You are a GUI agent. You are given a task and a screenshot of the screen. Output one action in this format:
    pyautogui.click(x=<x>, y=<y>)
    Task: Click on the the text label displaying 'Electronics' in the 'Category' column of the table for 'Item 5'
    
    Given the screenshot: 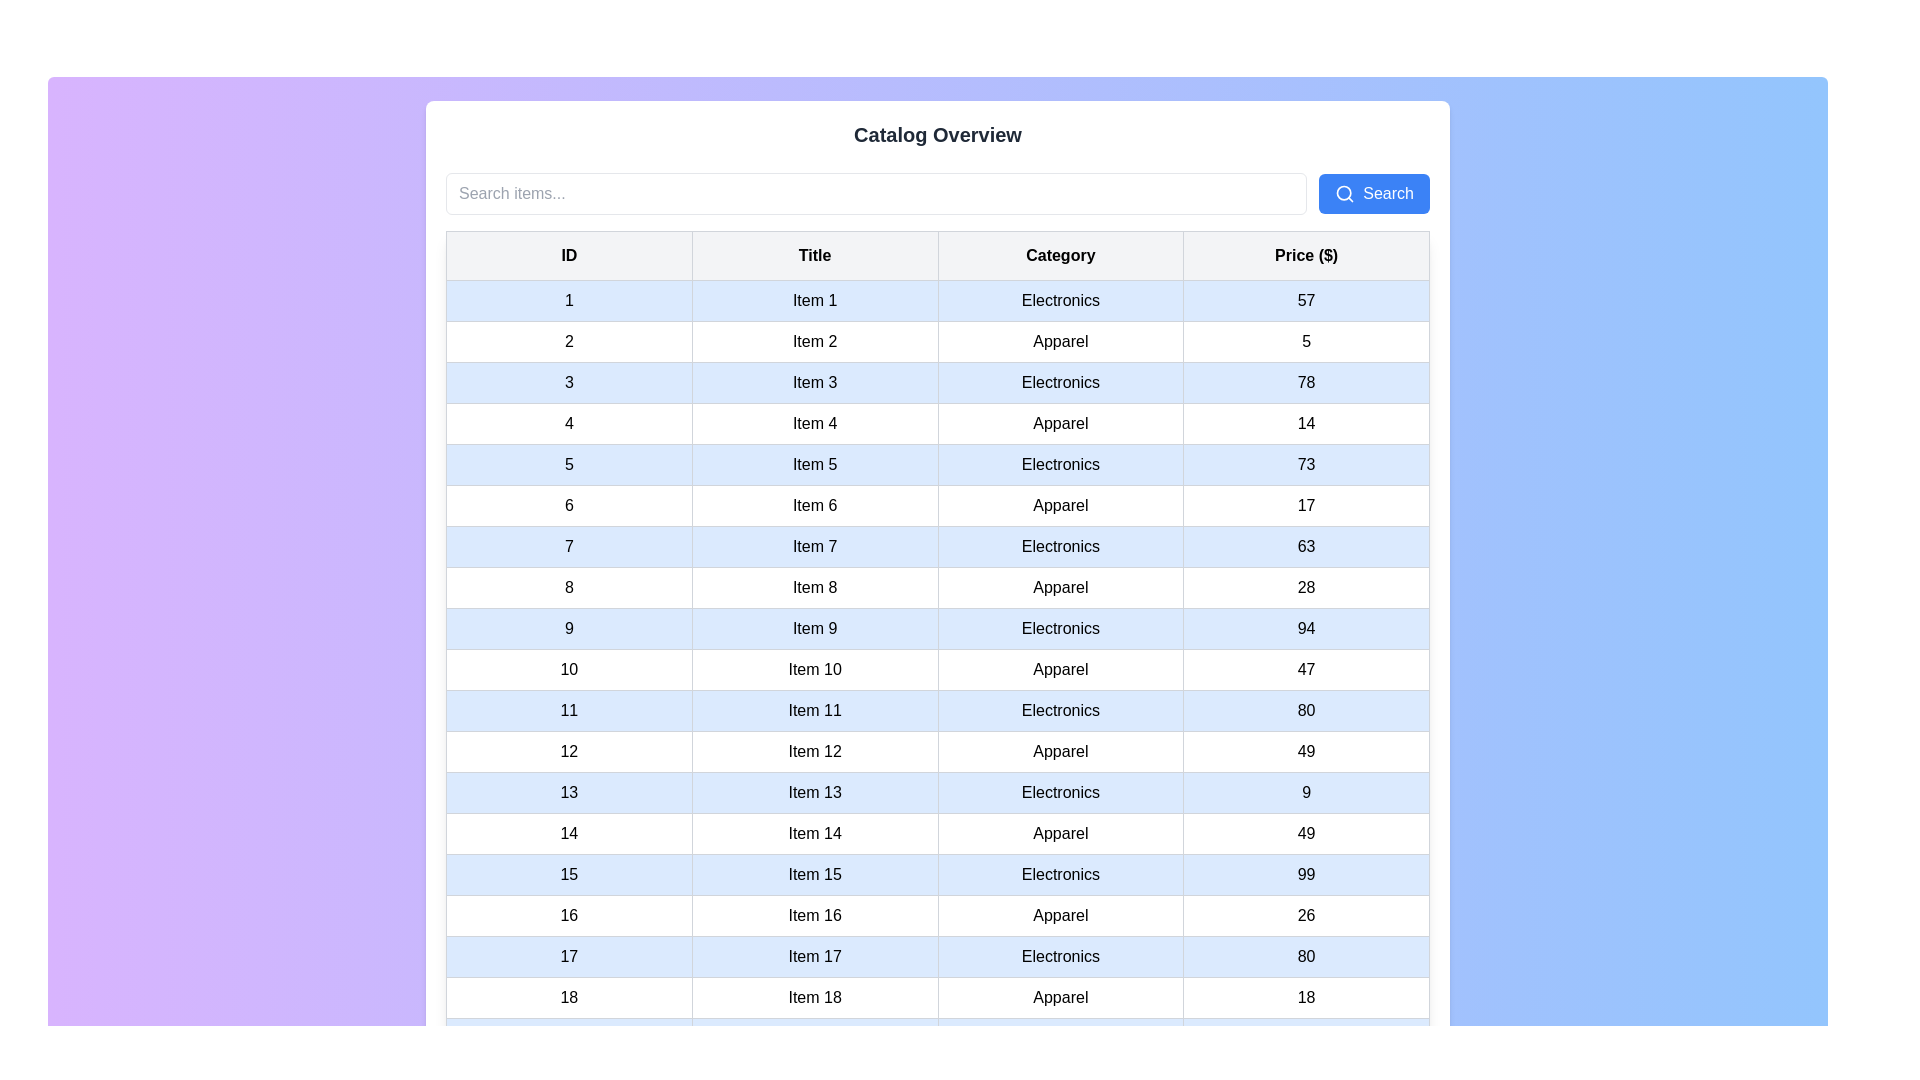 What is the action you would take?
    pyautogui.click(x=1059, y=465)
    